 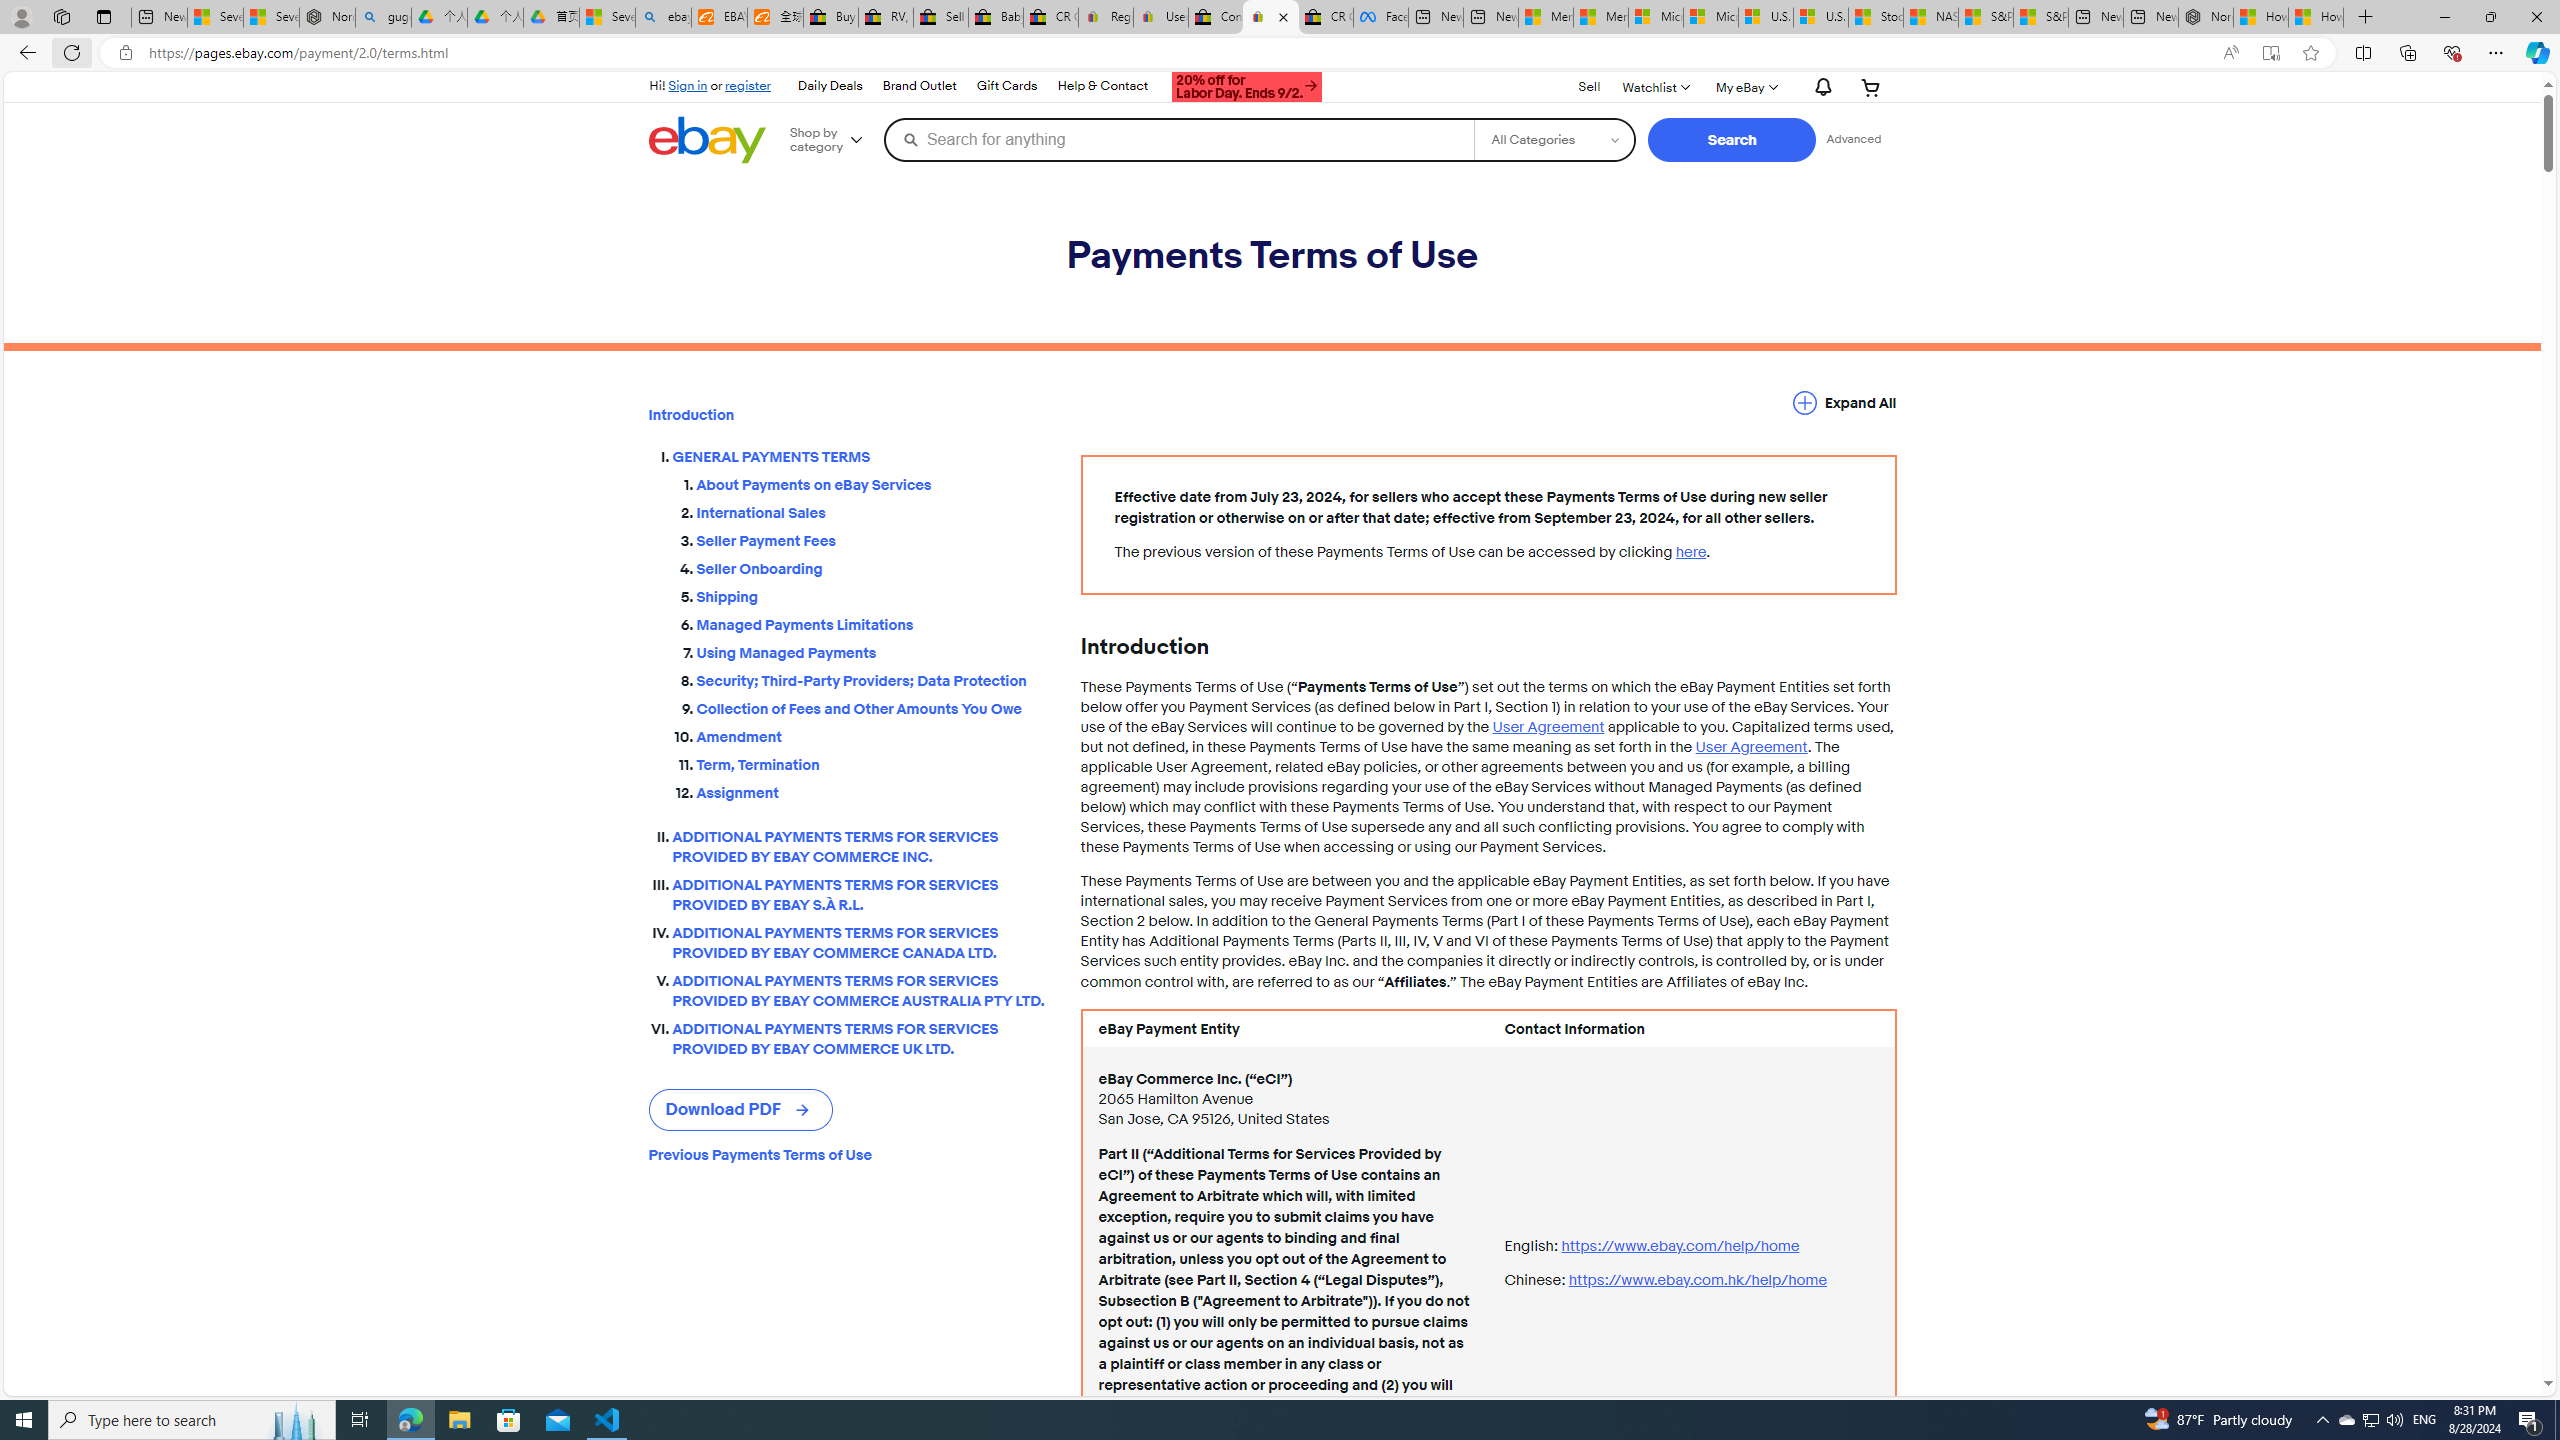 What do you see at coordinates (1819, 87) in the screenshot?
I see `'AutomationID: gh-eb-Alerts'` at bounding box center [1819, 87].